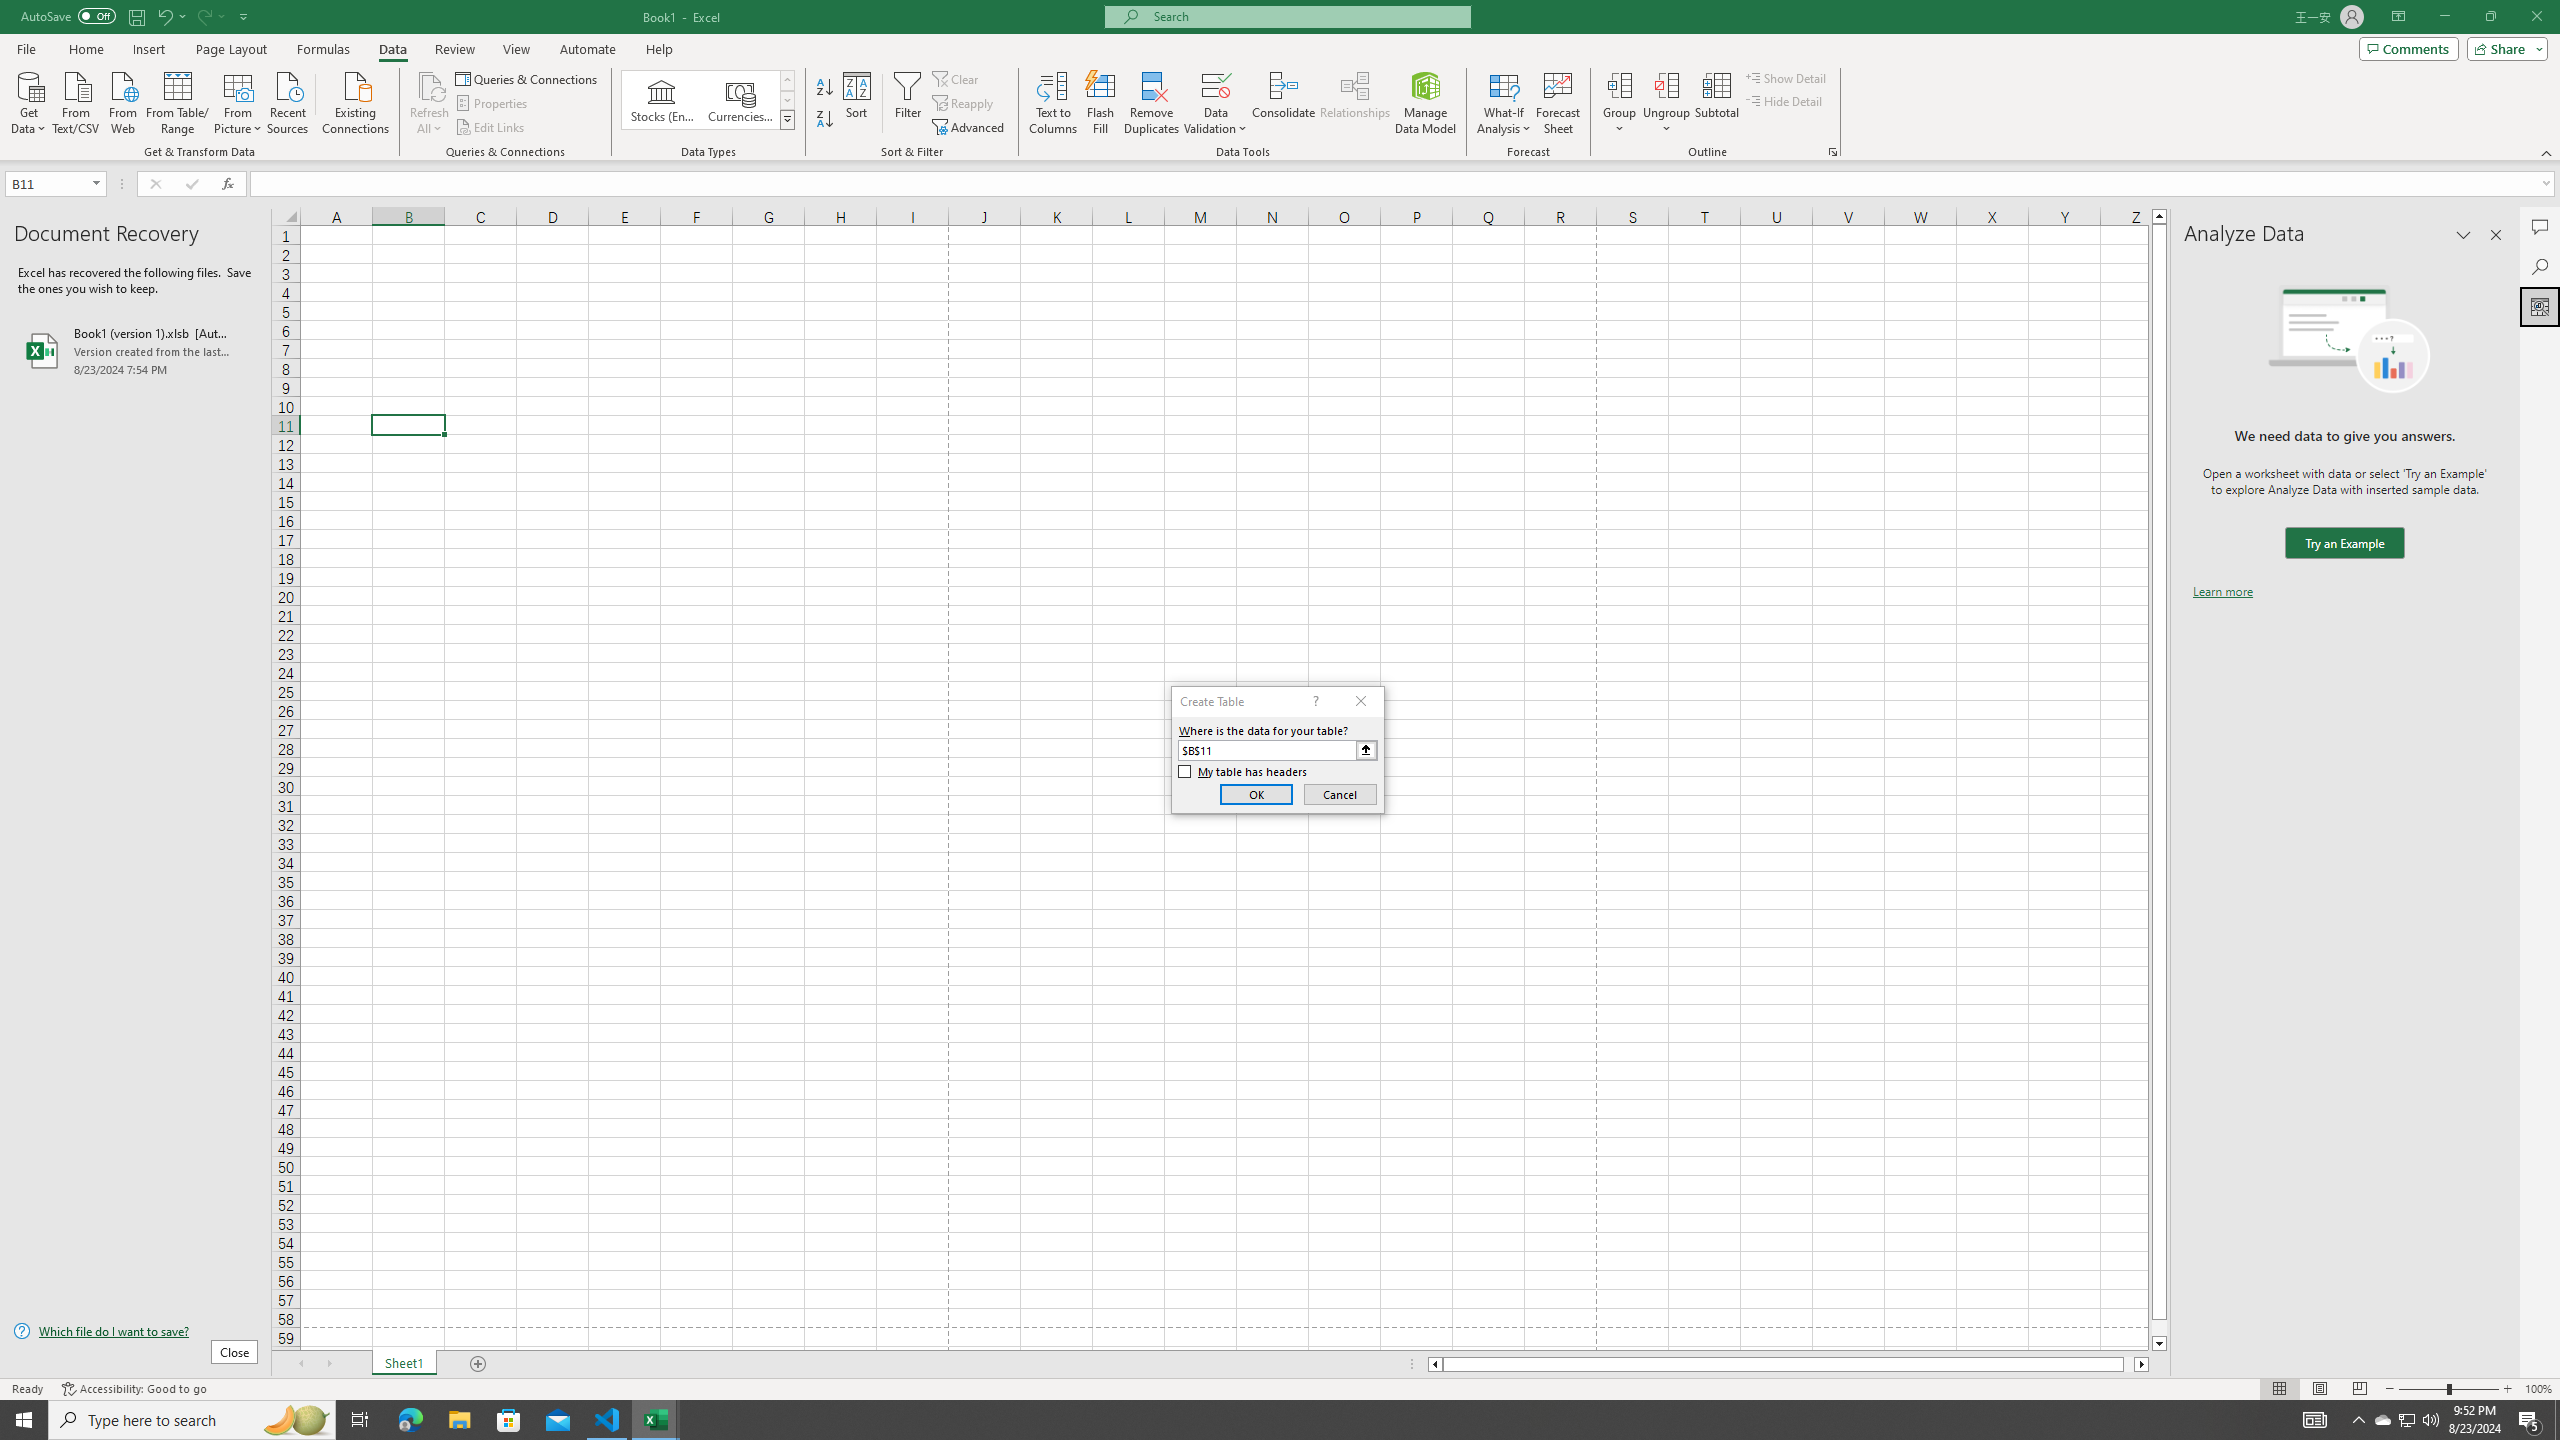  I want to click on 'Page Layout', so click(231, 49).